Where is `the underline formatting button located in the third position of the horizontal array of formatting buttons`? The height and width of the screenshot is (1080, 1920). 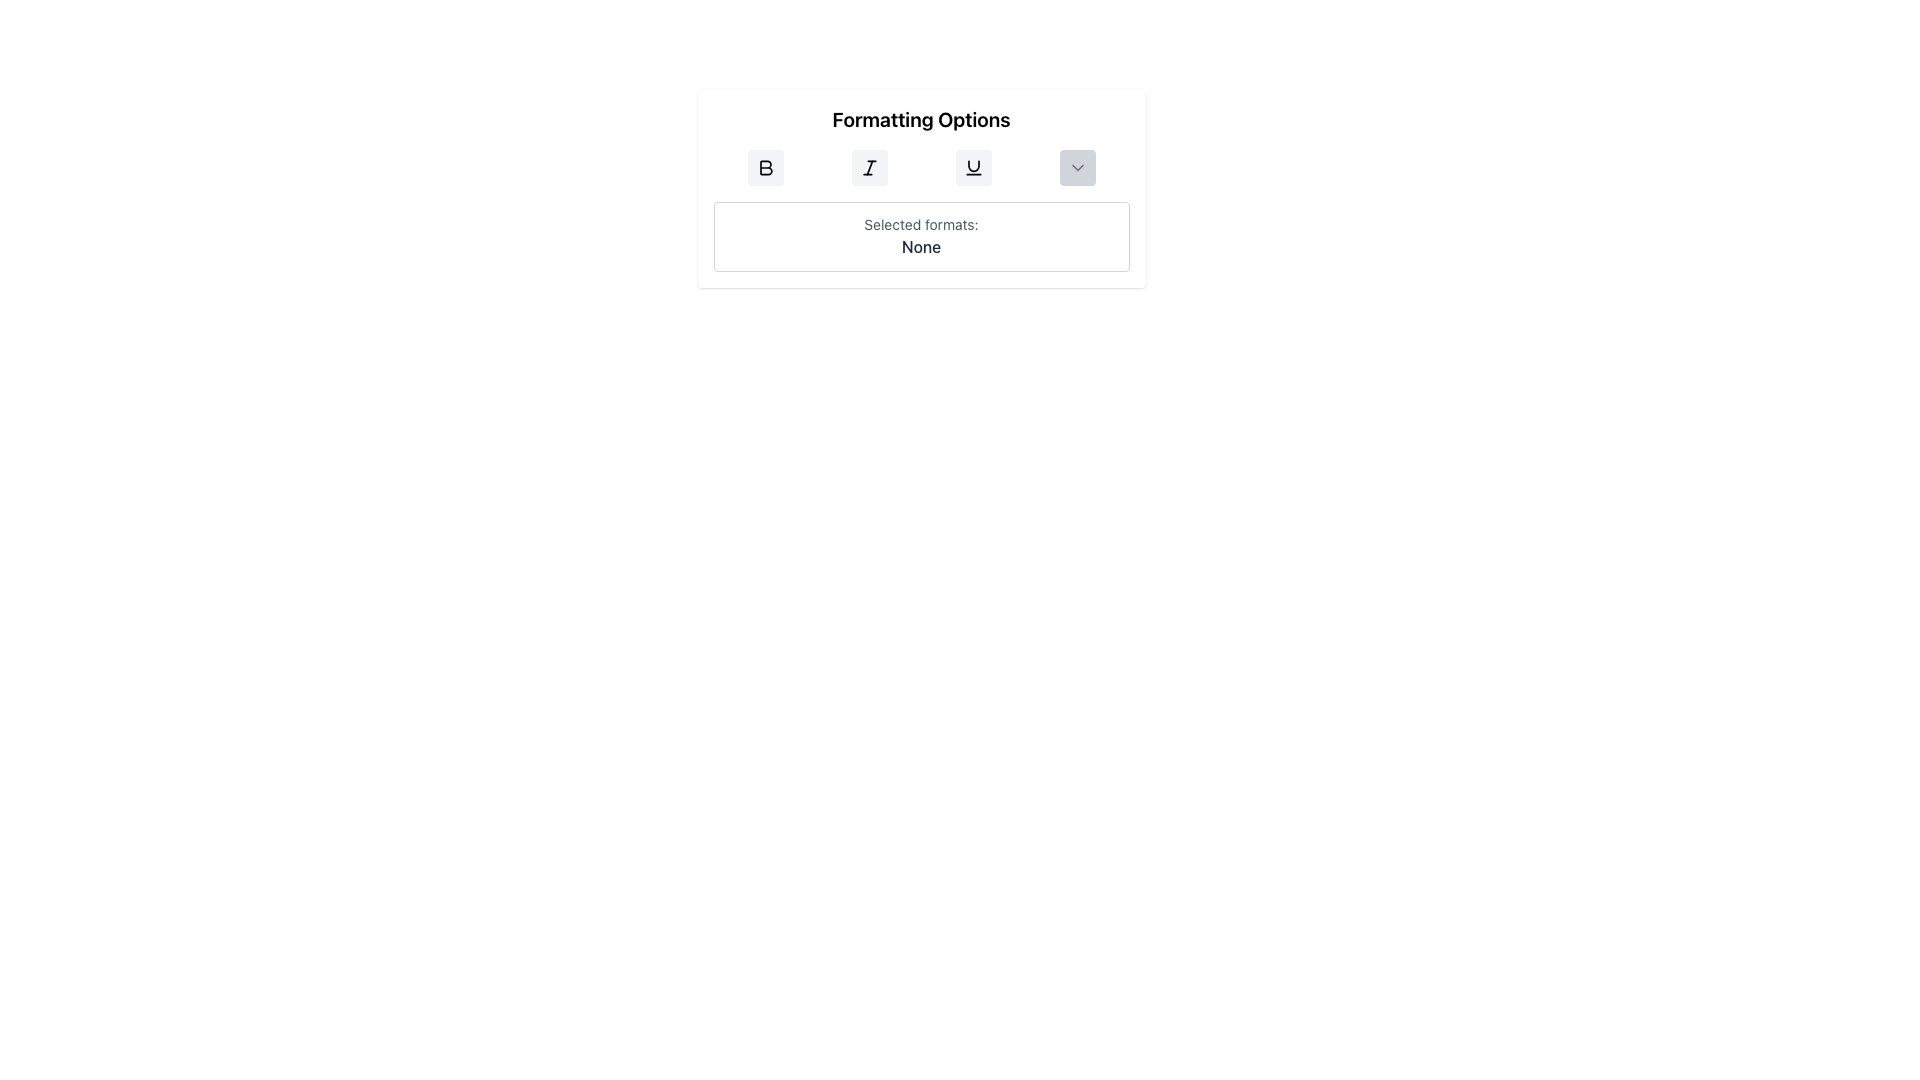
the underline formatting button located in the third position of the horizontal array of formatting buttons is located at coordinates (973, 167).